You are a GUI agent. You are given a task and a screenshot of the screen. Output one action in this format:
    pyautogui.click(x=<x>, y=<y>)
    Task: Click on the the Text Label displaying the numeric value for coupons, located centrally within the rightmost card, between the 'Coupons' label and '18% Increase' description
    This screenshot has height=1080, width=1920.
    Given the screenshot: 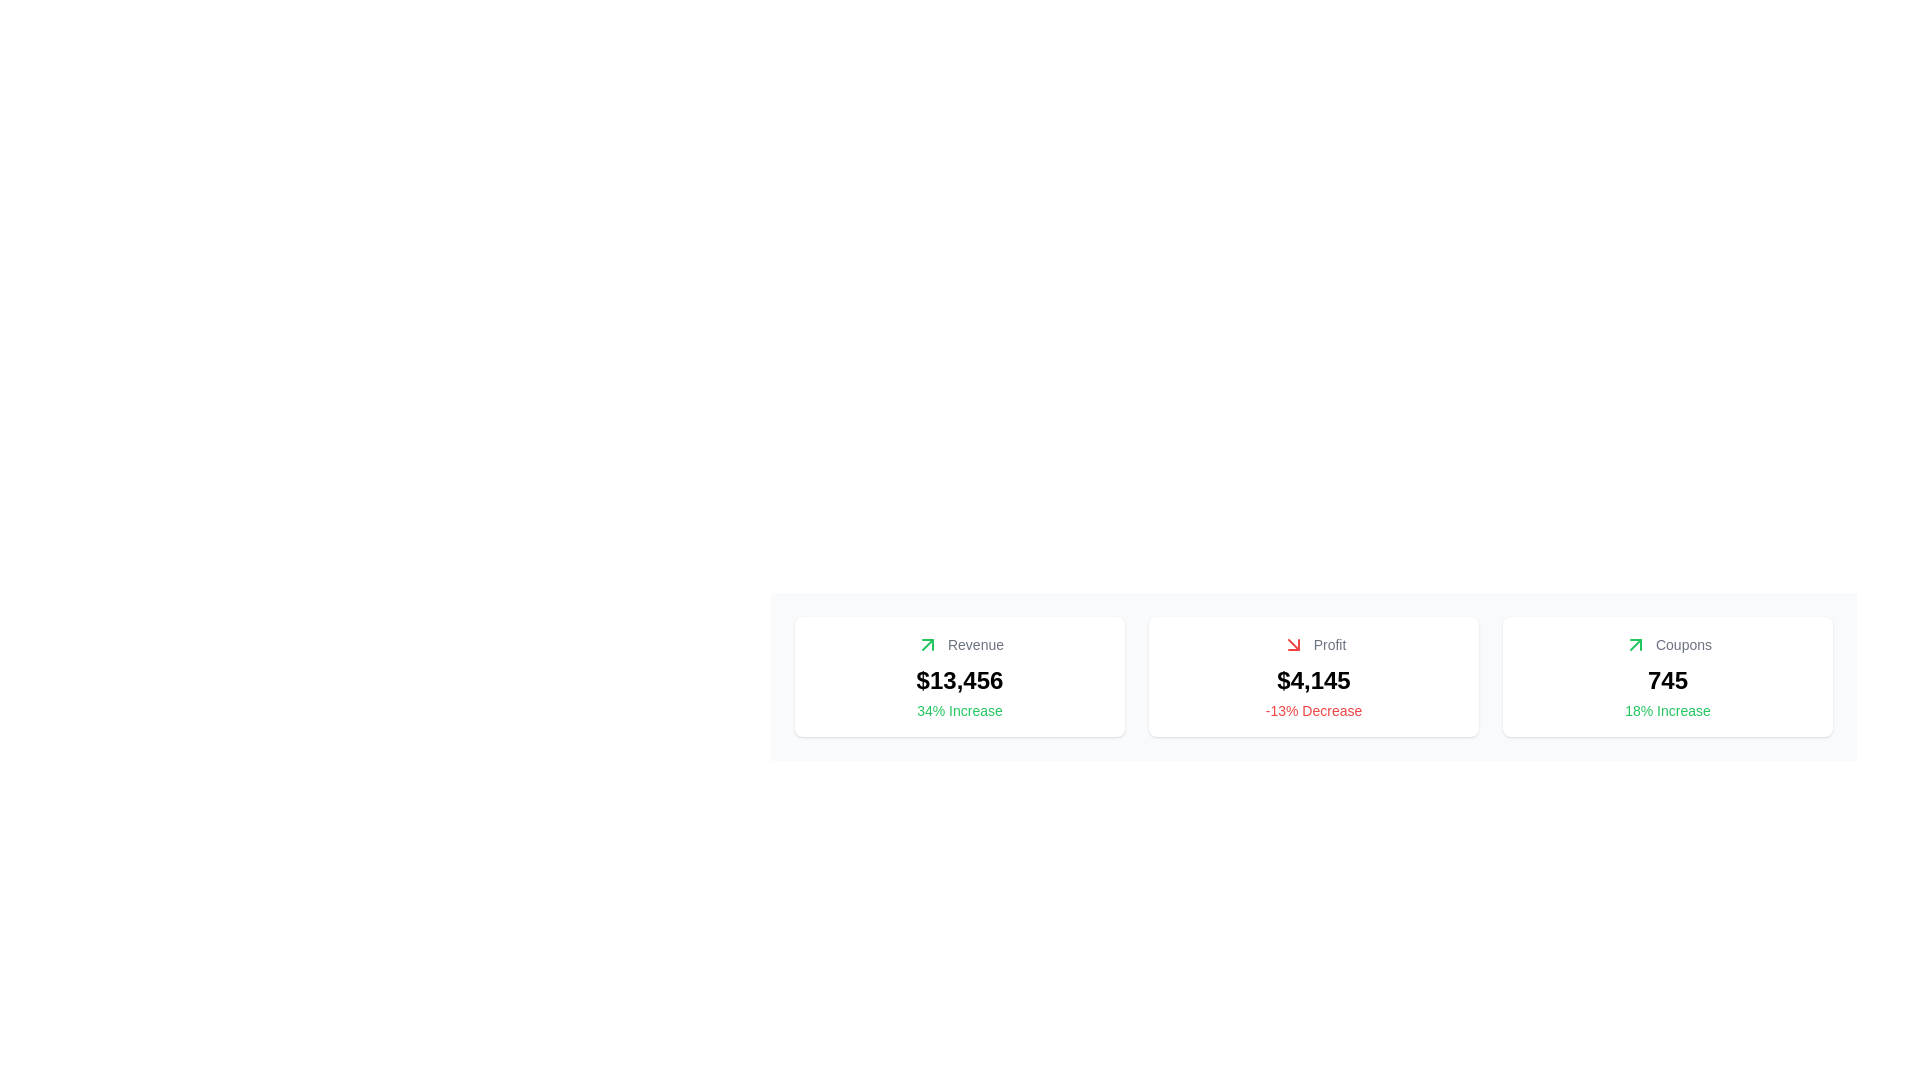 What is the action you would take?
    pyautogui.click(x=1667, y=680)
    